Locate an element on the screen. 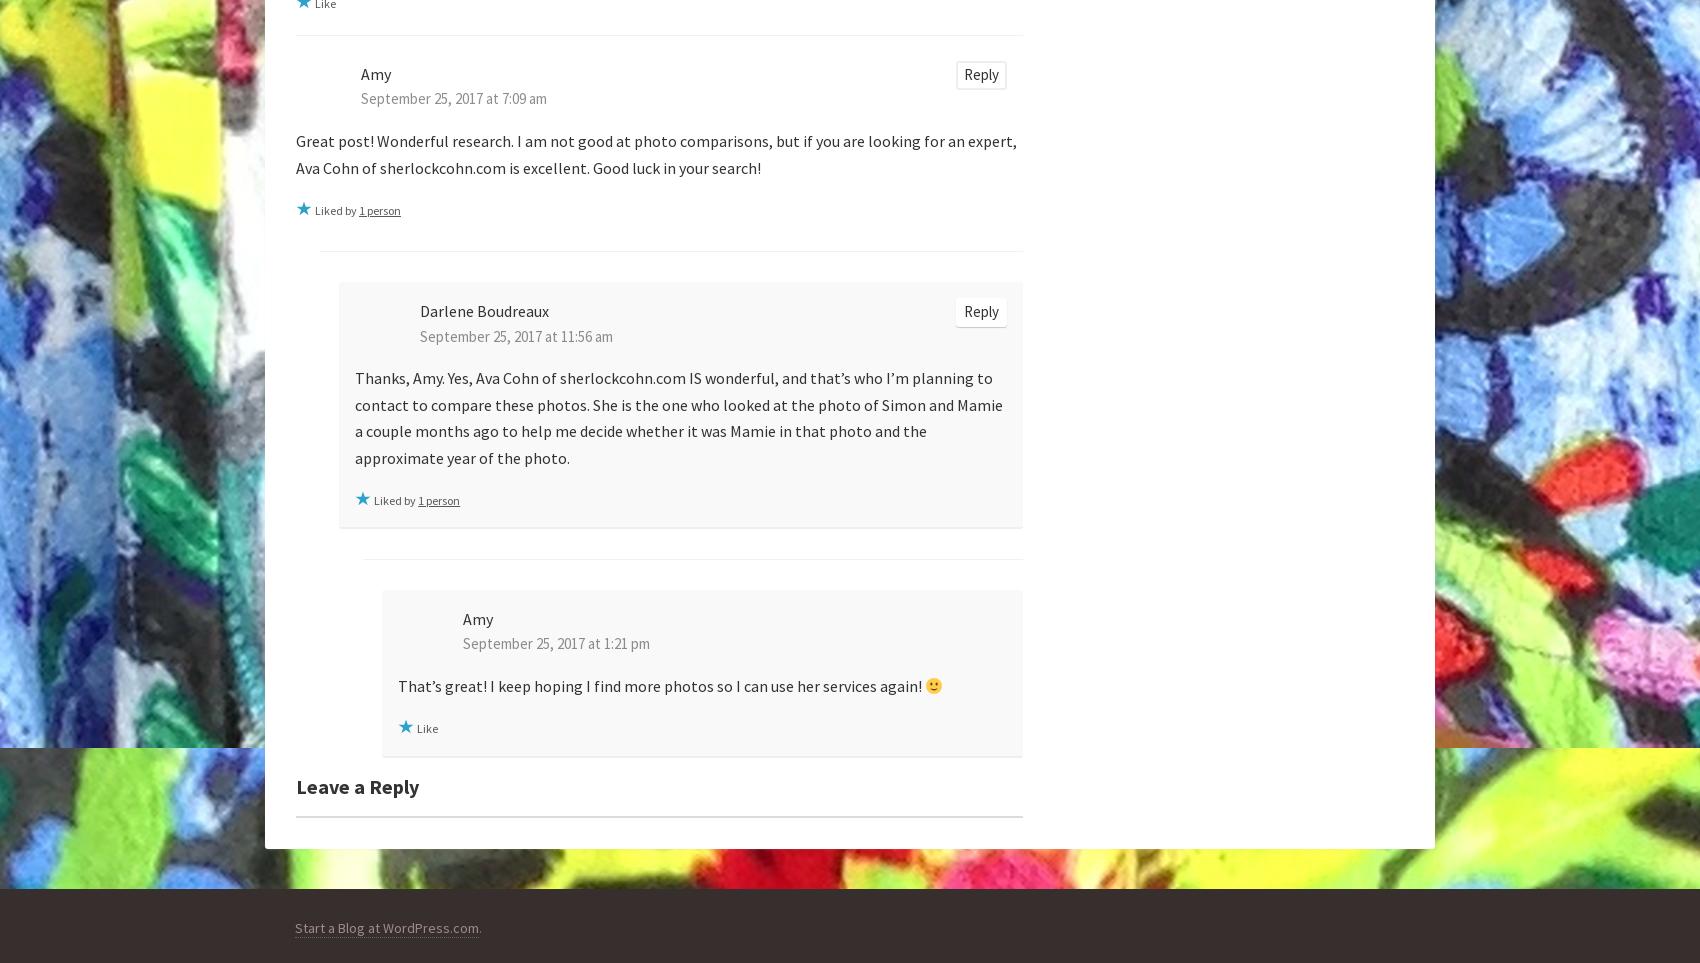 The width and height of the screenshot is (1700, 963). 'September 25, 2017 at 11:56 am' is located at coordinates (516, 335).